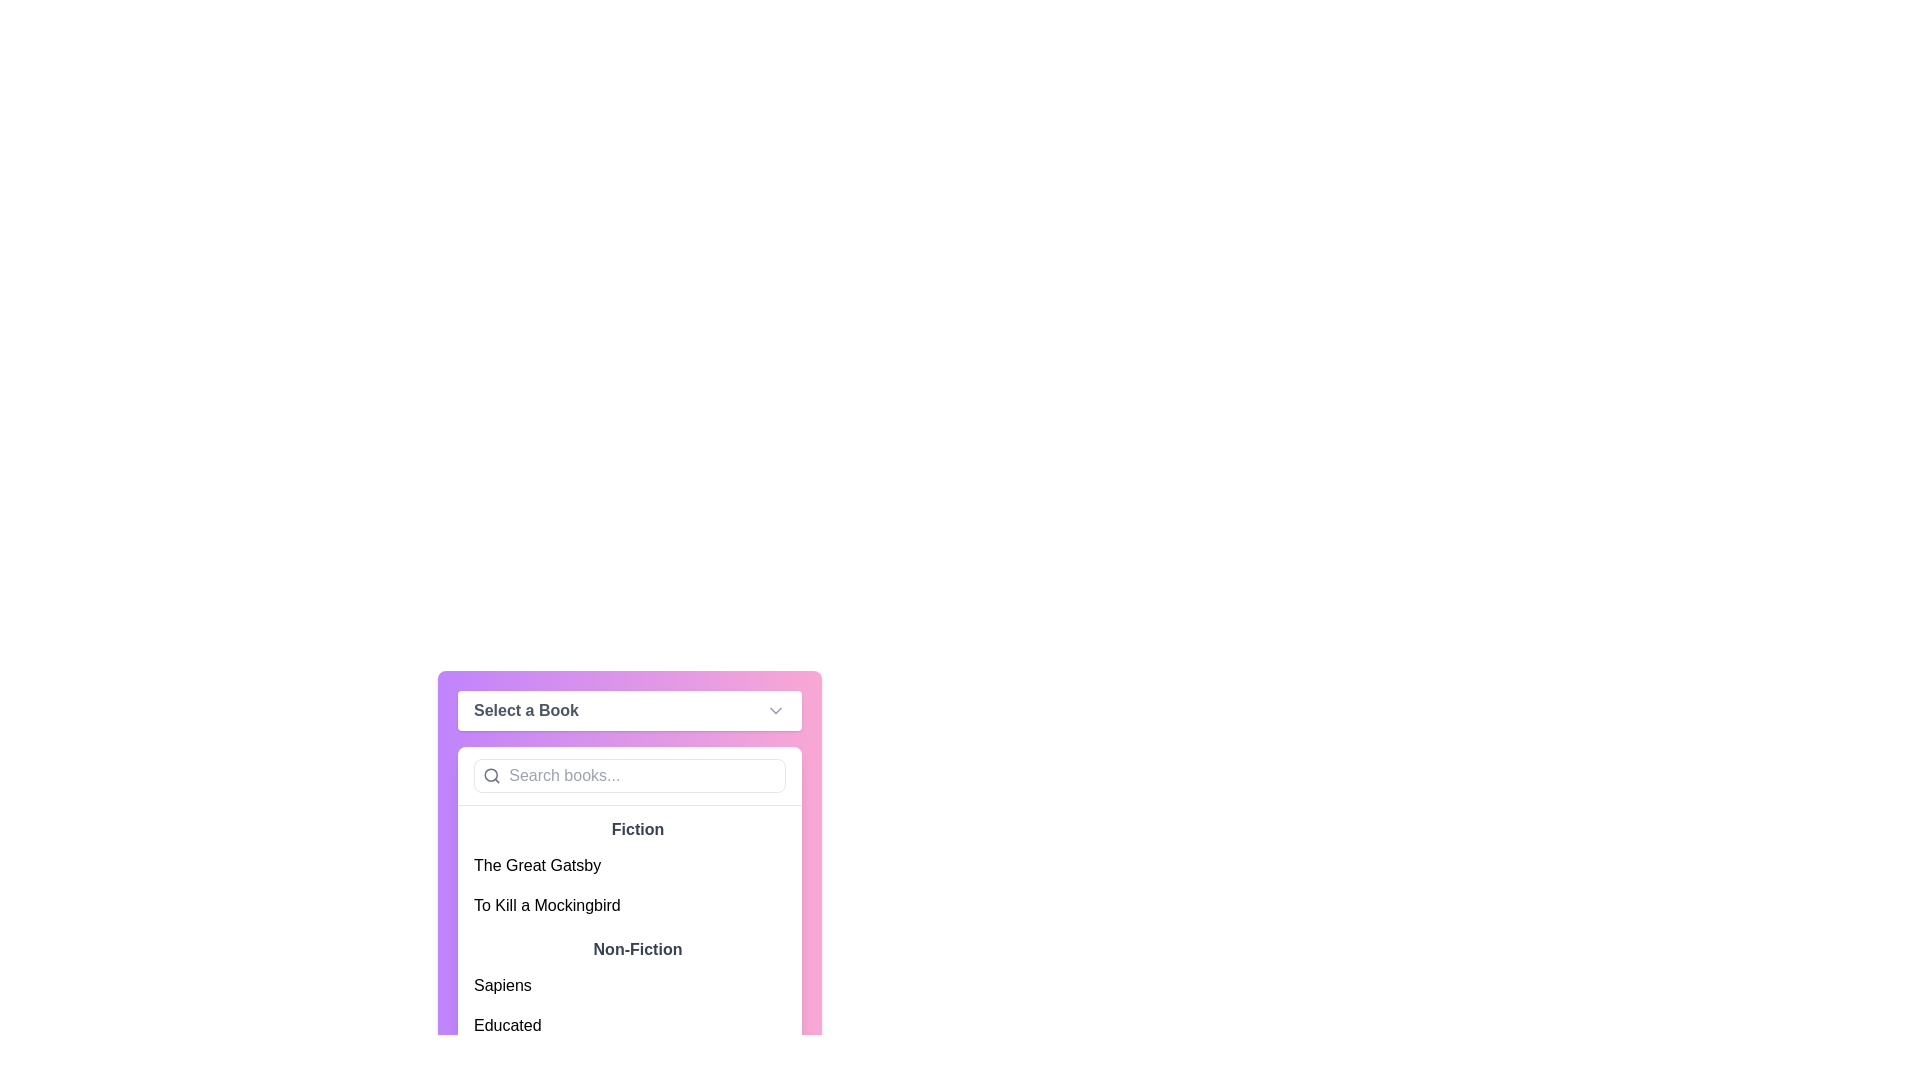  Describe the element at coordinates (537, 865) in the screenshot. I see `the option for 'The Great Gatsby' in the dropdown menu under the 'Fiction' heading` at that location.